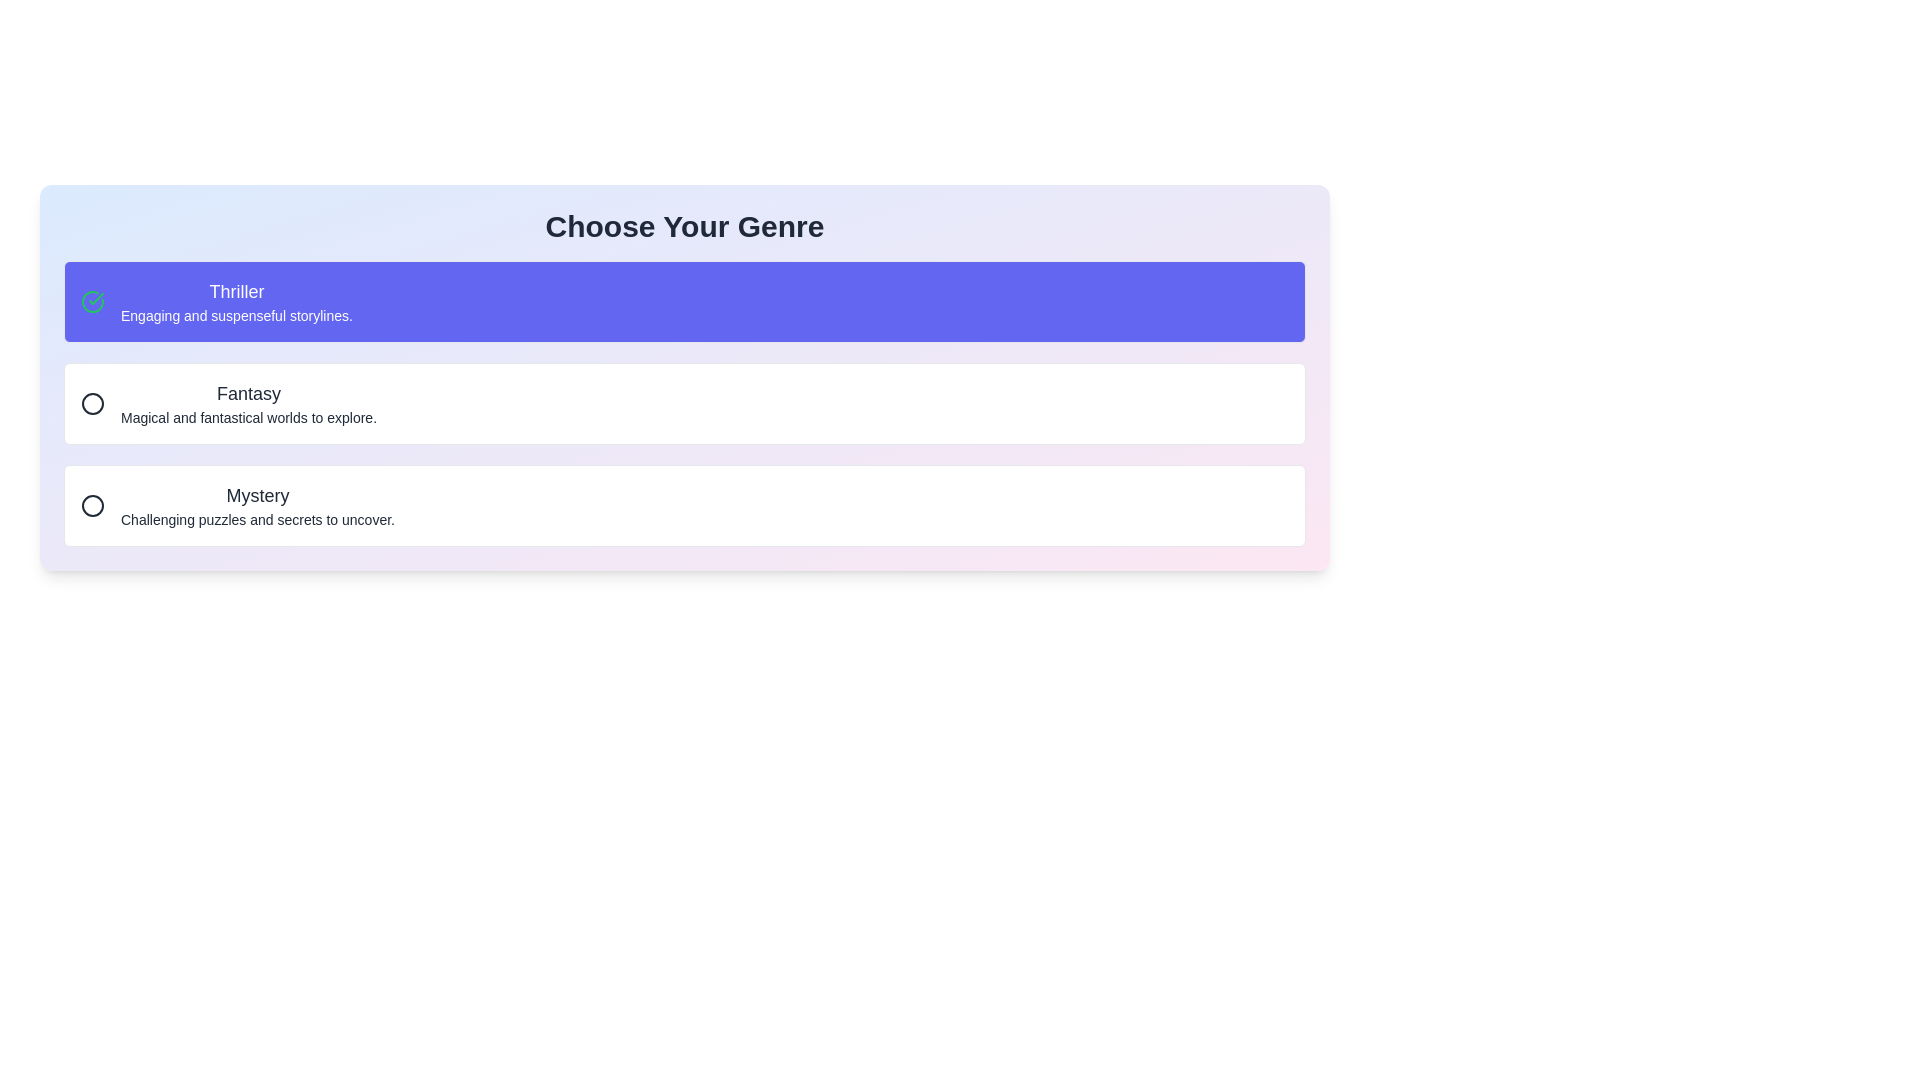 This screenshot has height=1080, width=1920. I want to click on the text label displaying 'Thriller' which is prominently styled in white text against a blue background, located at the top-left section of the interface, so click(236, 292).